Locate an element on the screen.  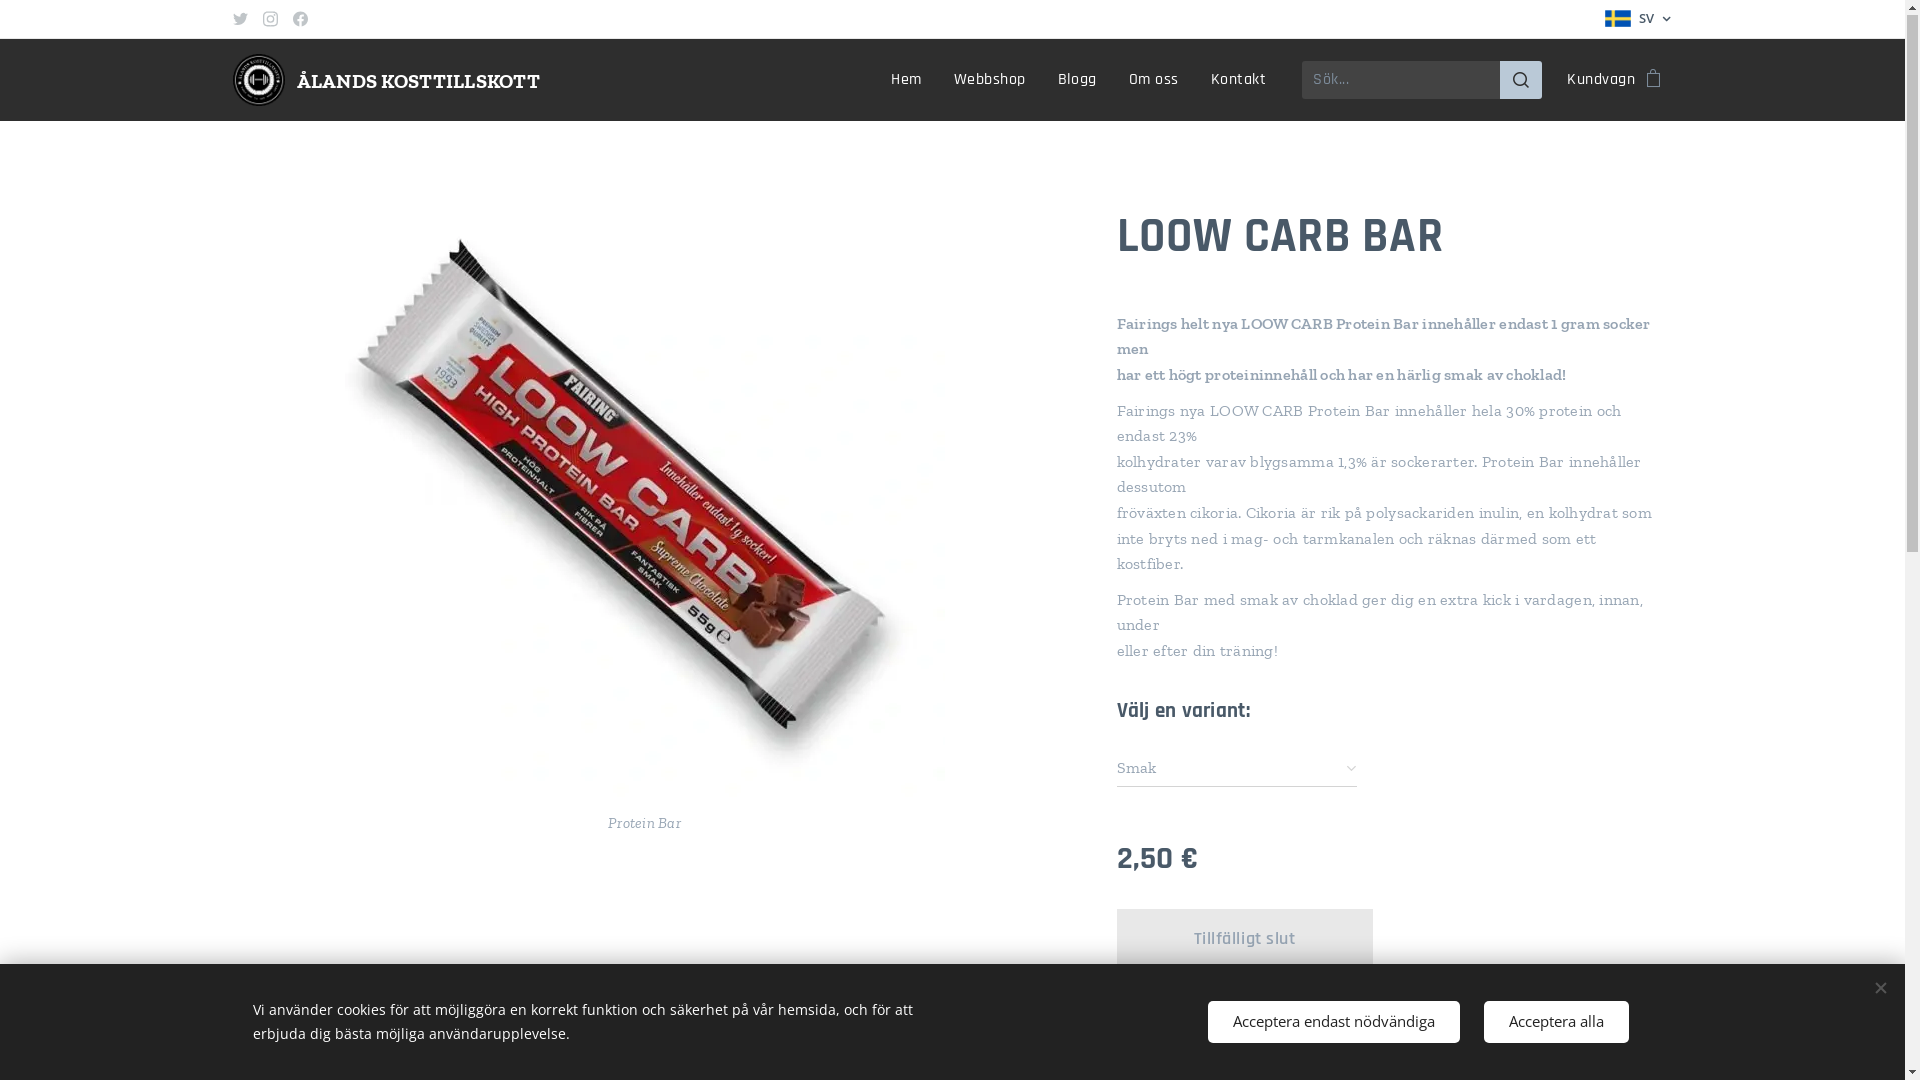
'Blogg' is located at coordinates (1040, 80).